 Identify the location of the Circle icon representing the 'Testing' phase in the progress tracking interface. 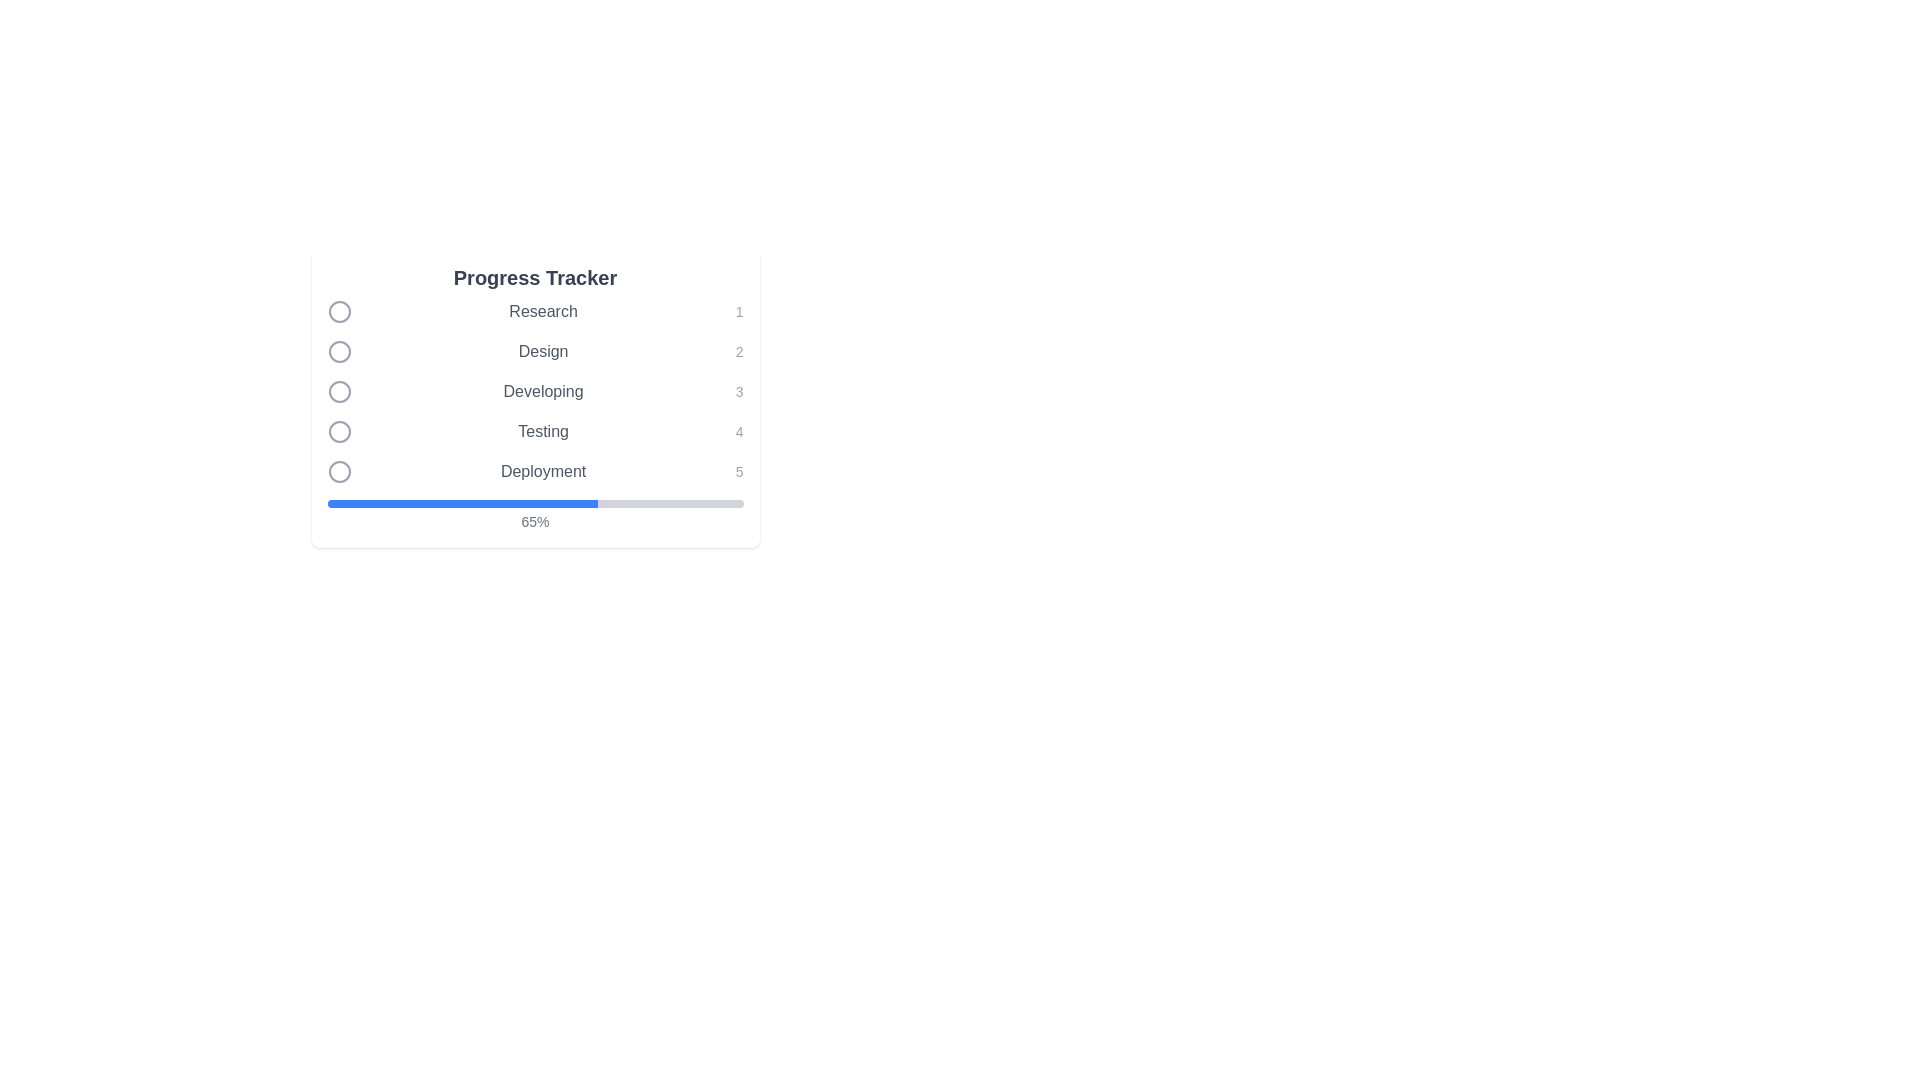
(339, 431).